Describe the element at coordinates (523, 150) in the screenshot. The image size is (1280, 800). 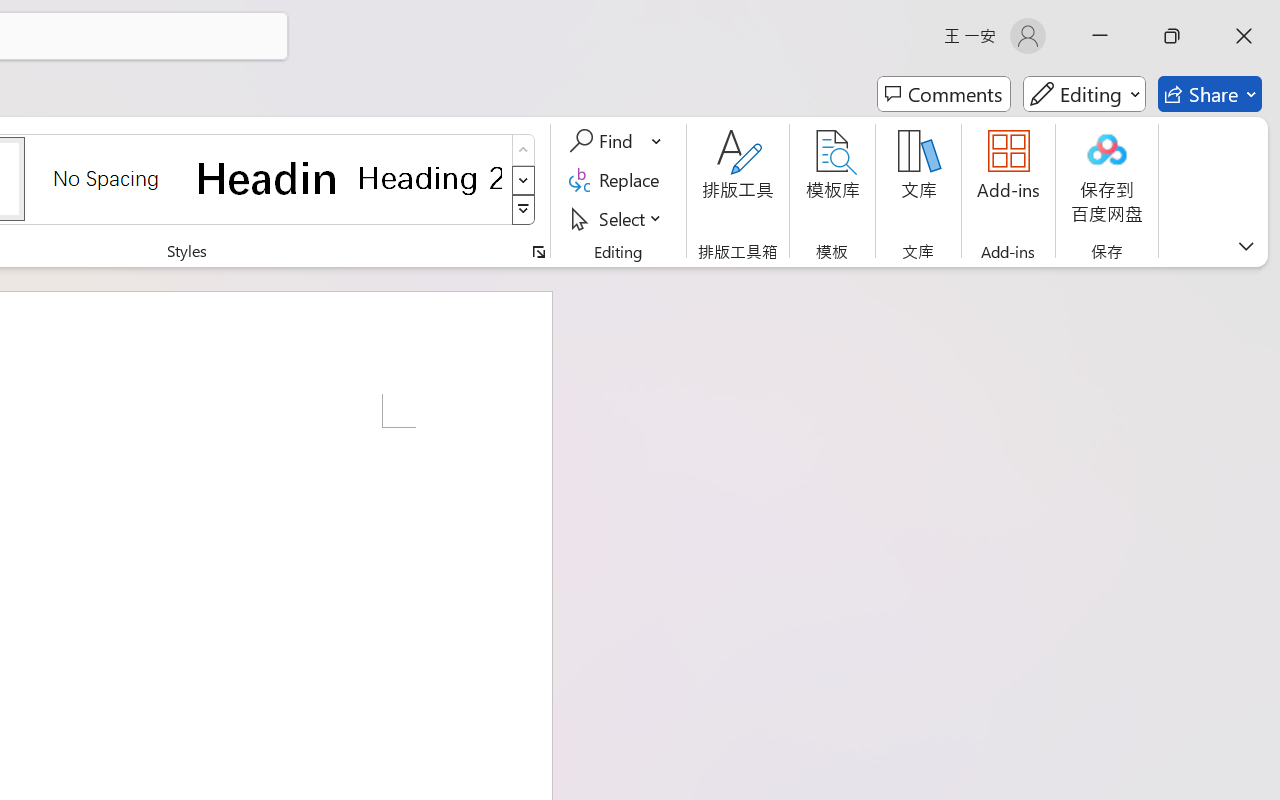
I see `'Row up'` at that location.